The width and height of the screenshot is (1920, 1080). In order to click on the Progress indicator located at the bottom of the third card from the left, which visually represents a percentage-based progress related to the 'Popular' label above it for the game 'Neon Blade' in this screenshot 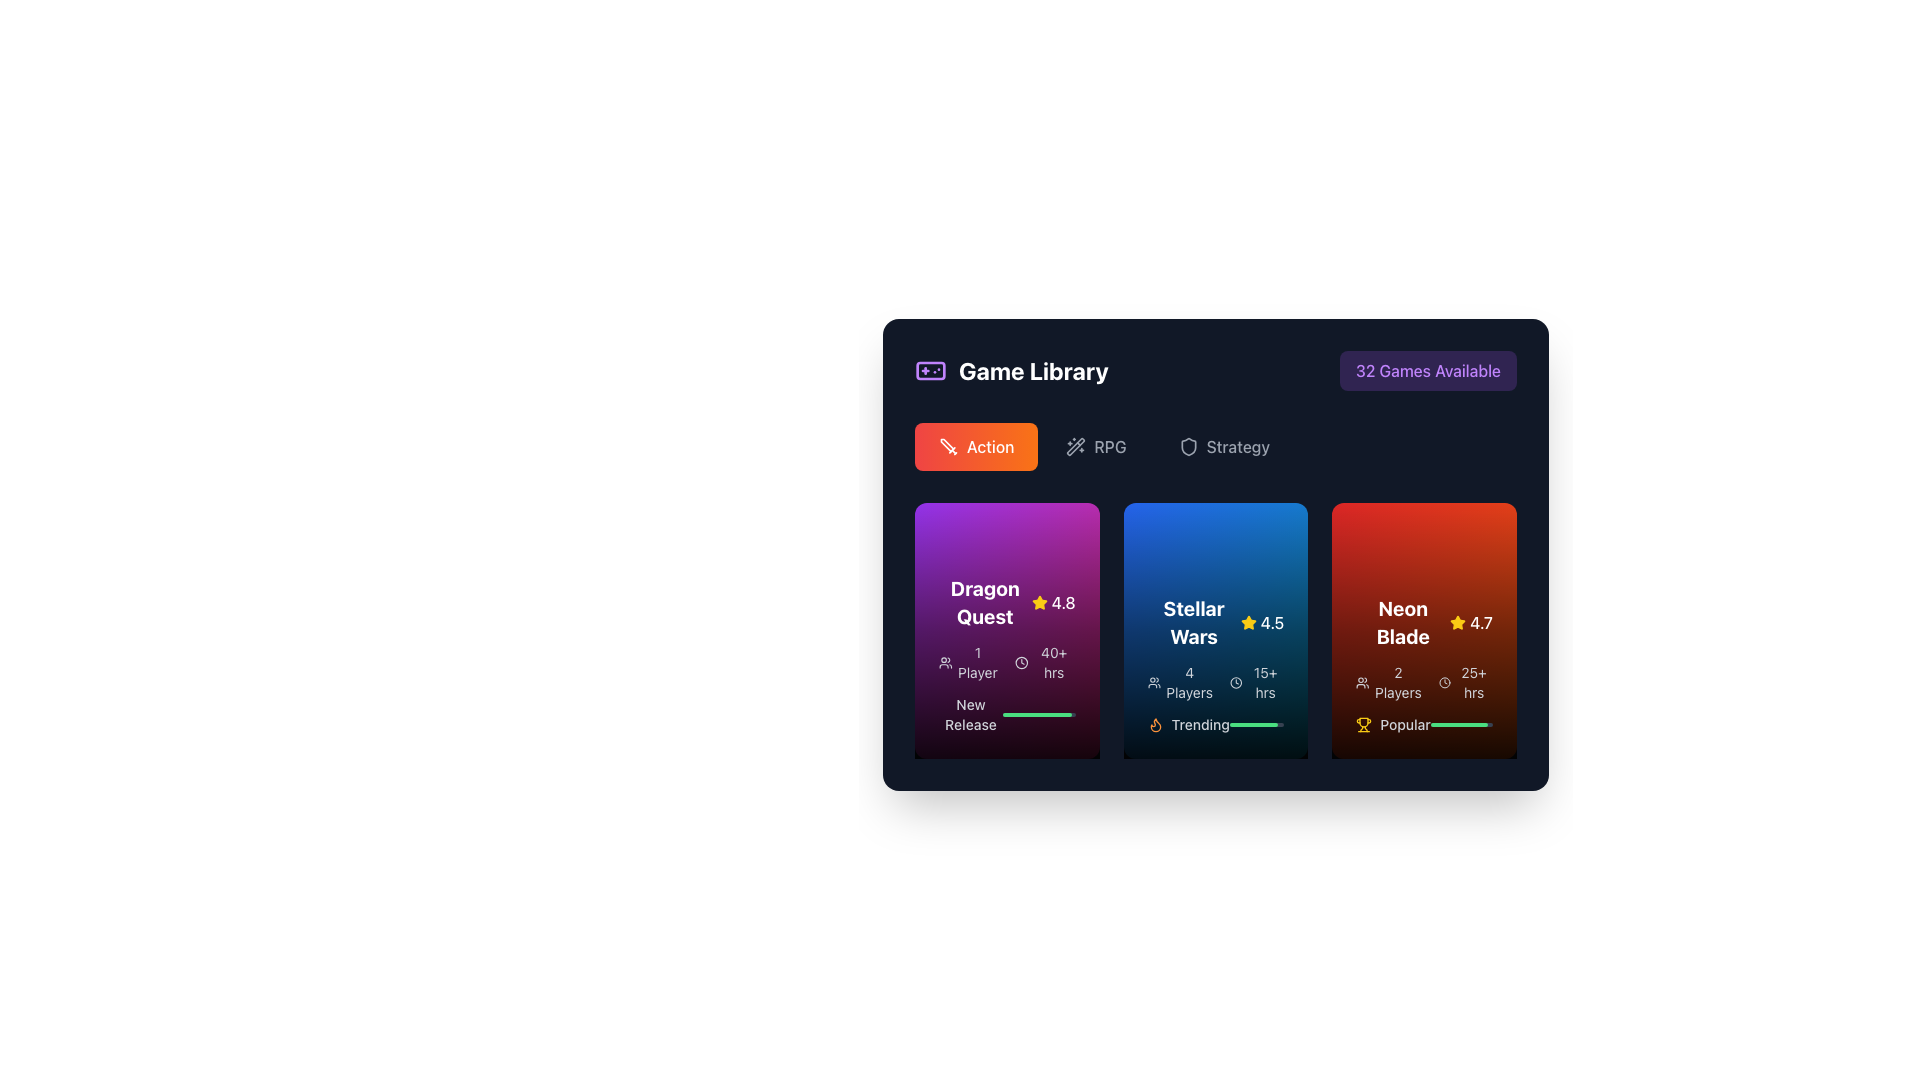, I will do `click(1459, 725)`.